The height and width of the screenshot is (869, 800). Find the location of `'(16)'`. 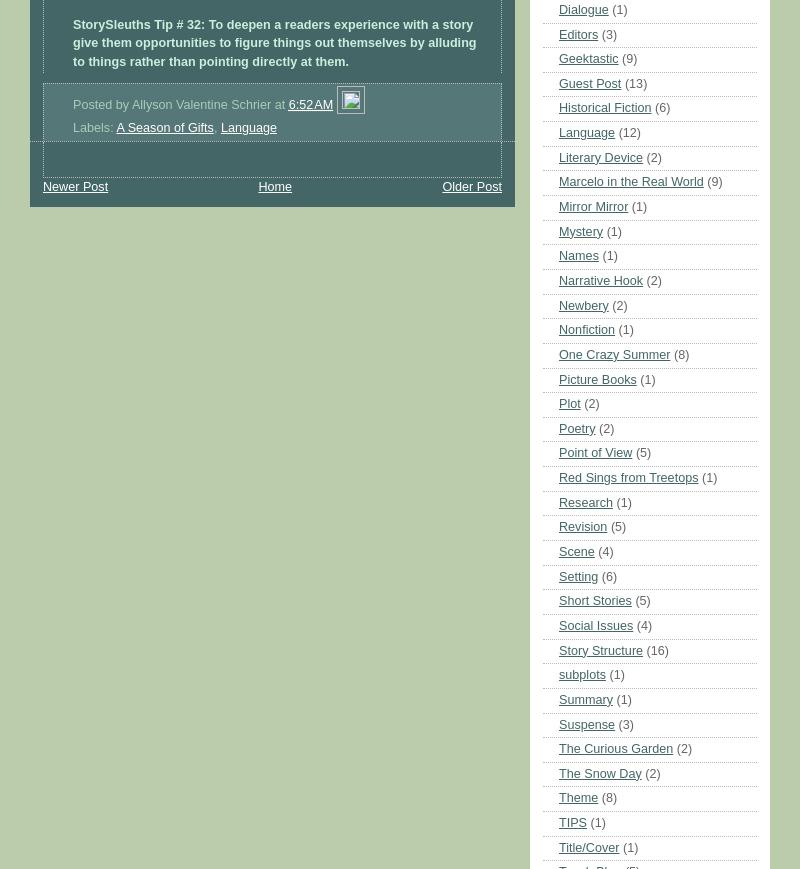

'(16)' is located at coordinates (645, 650).